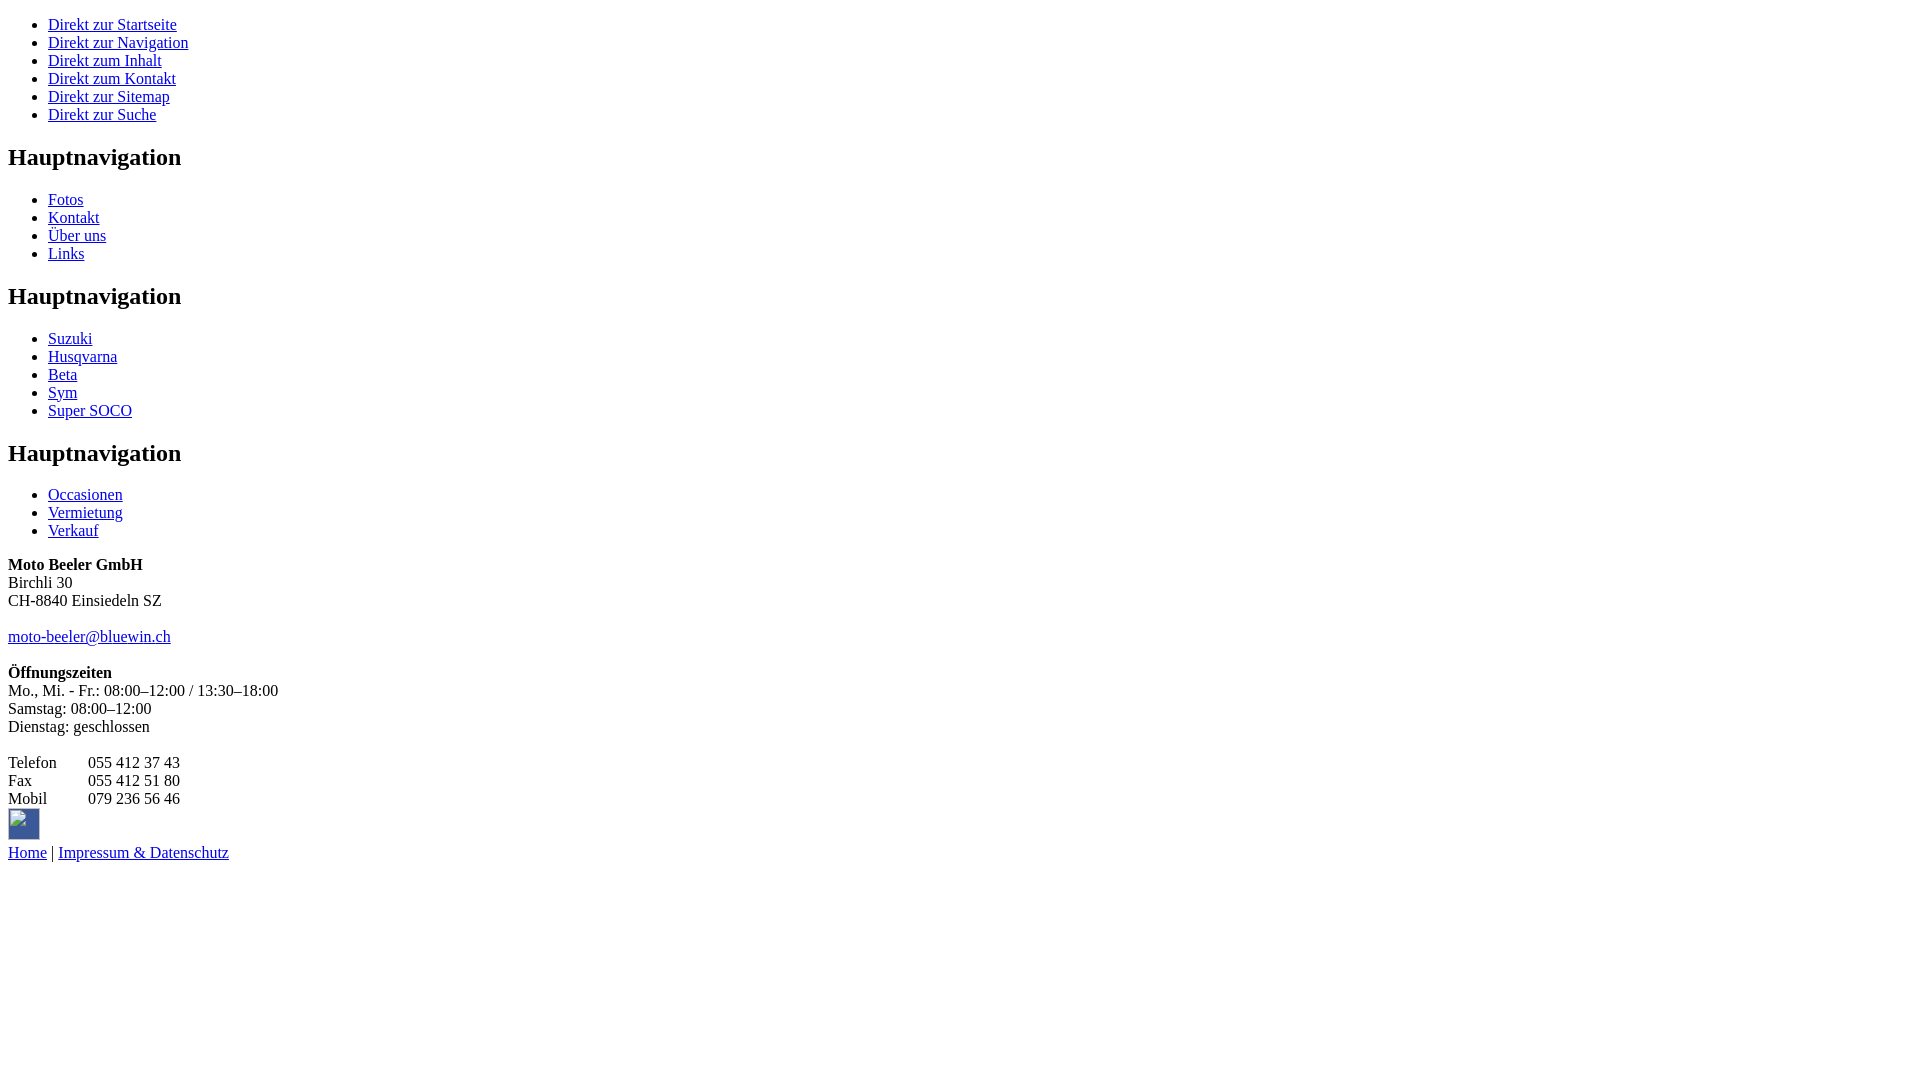  I want to click on 'Husqvarna', so click(81, 355).